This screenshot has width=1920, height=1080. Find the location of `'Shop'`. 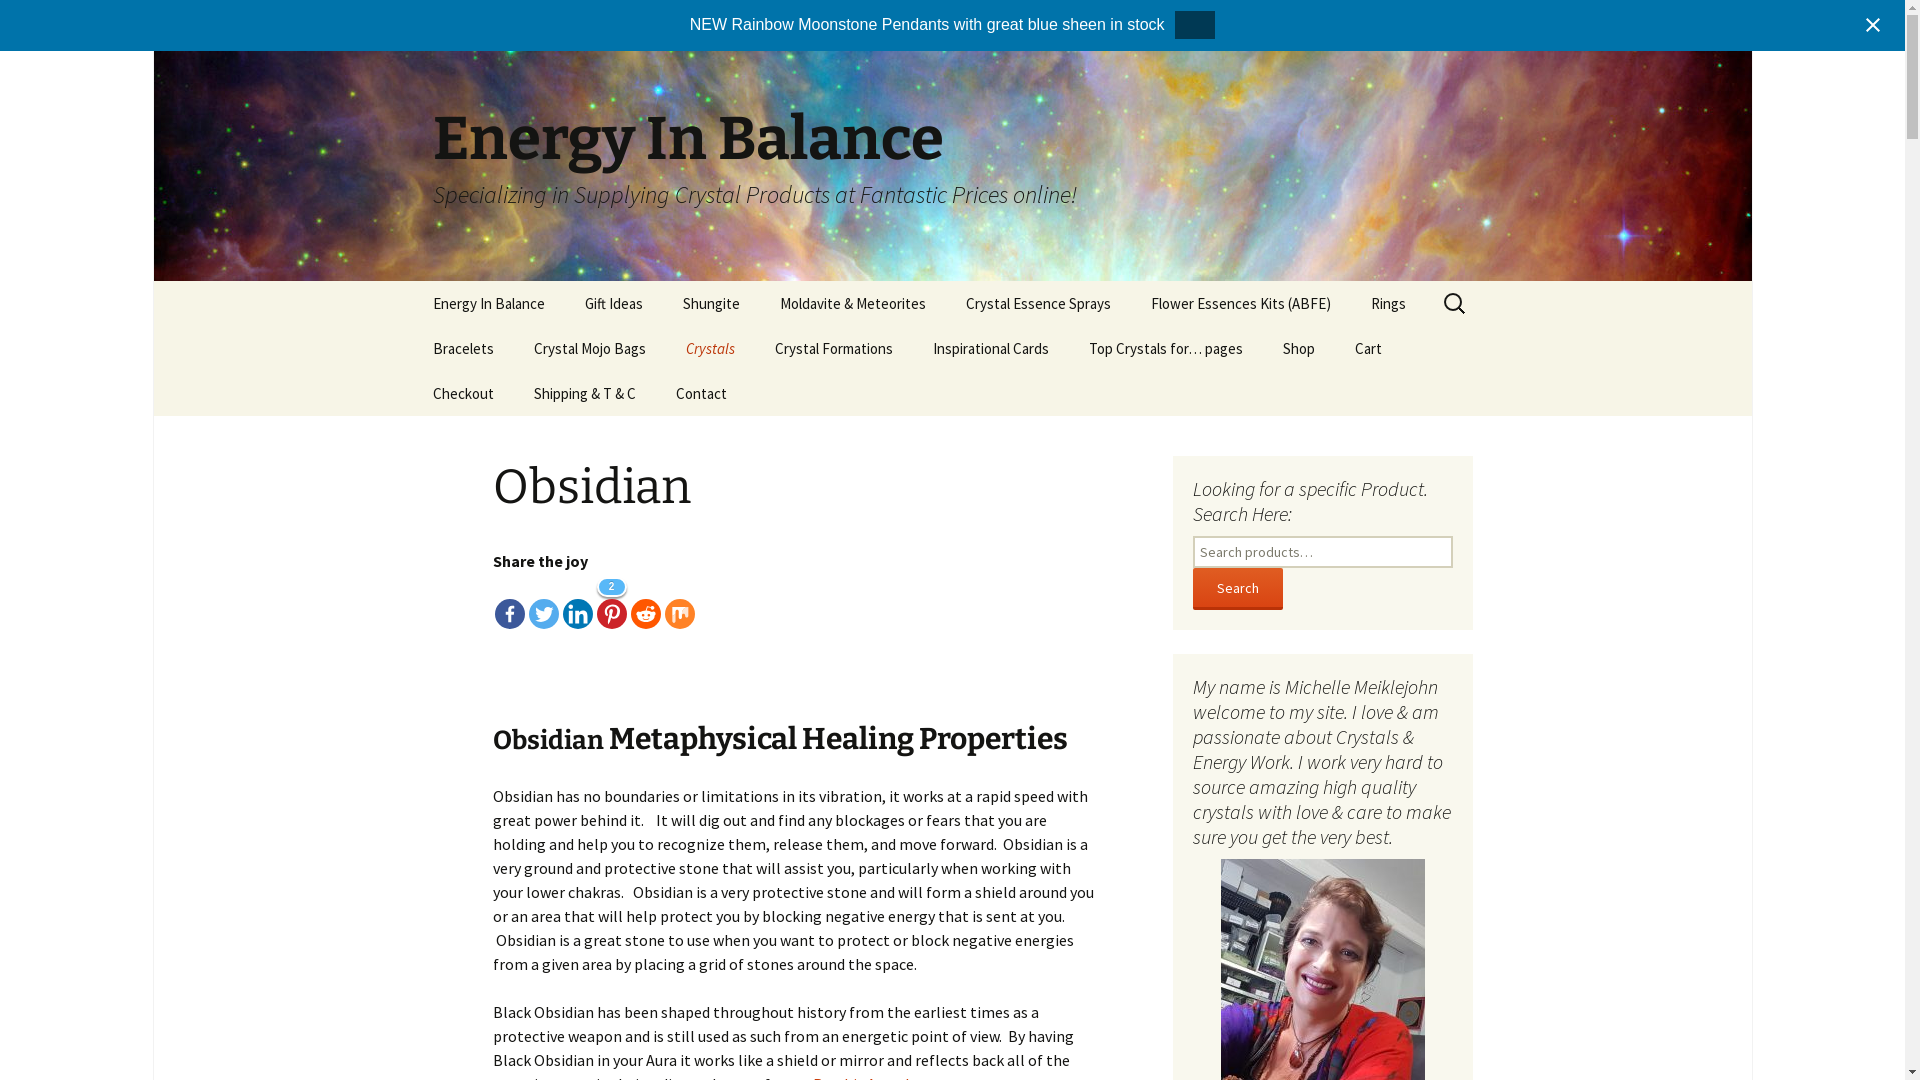

'Shop' is located at coordinates (1297, 347).